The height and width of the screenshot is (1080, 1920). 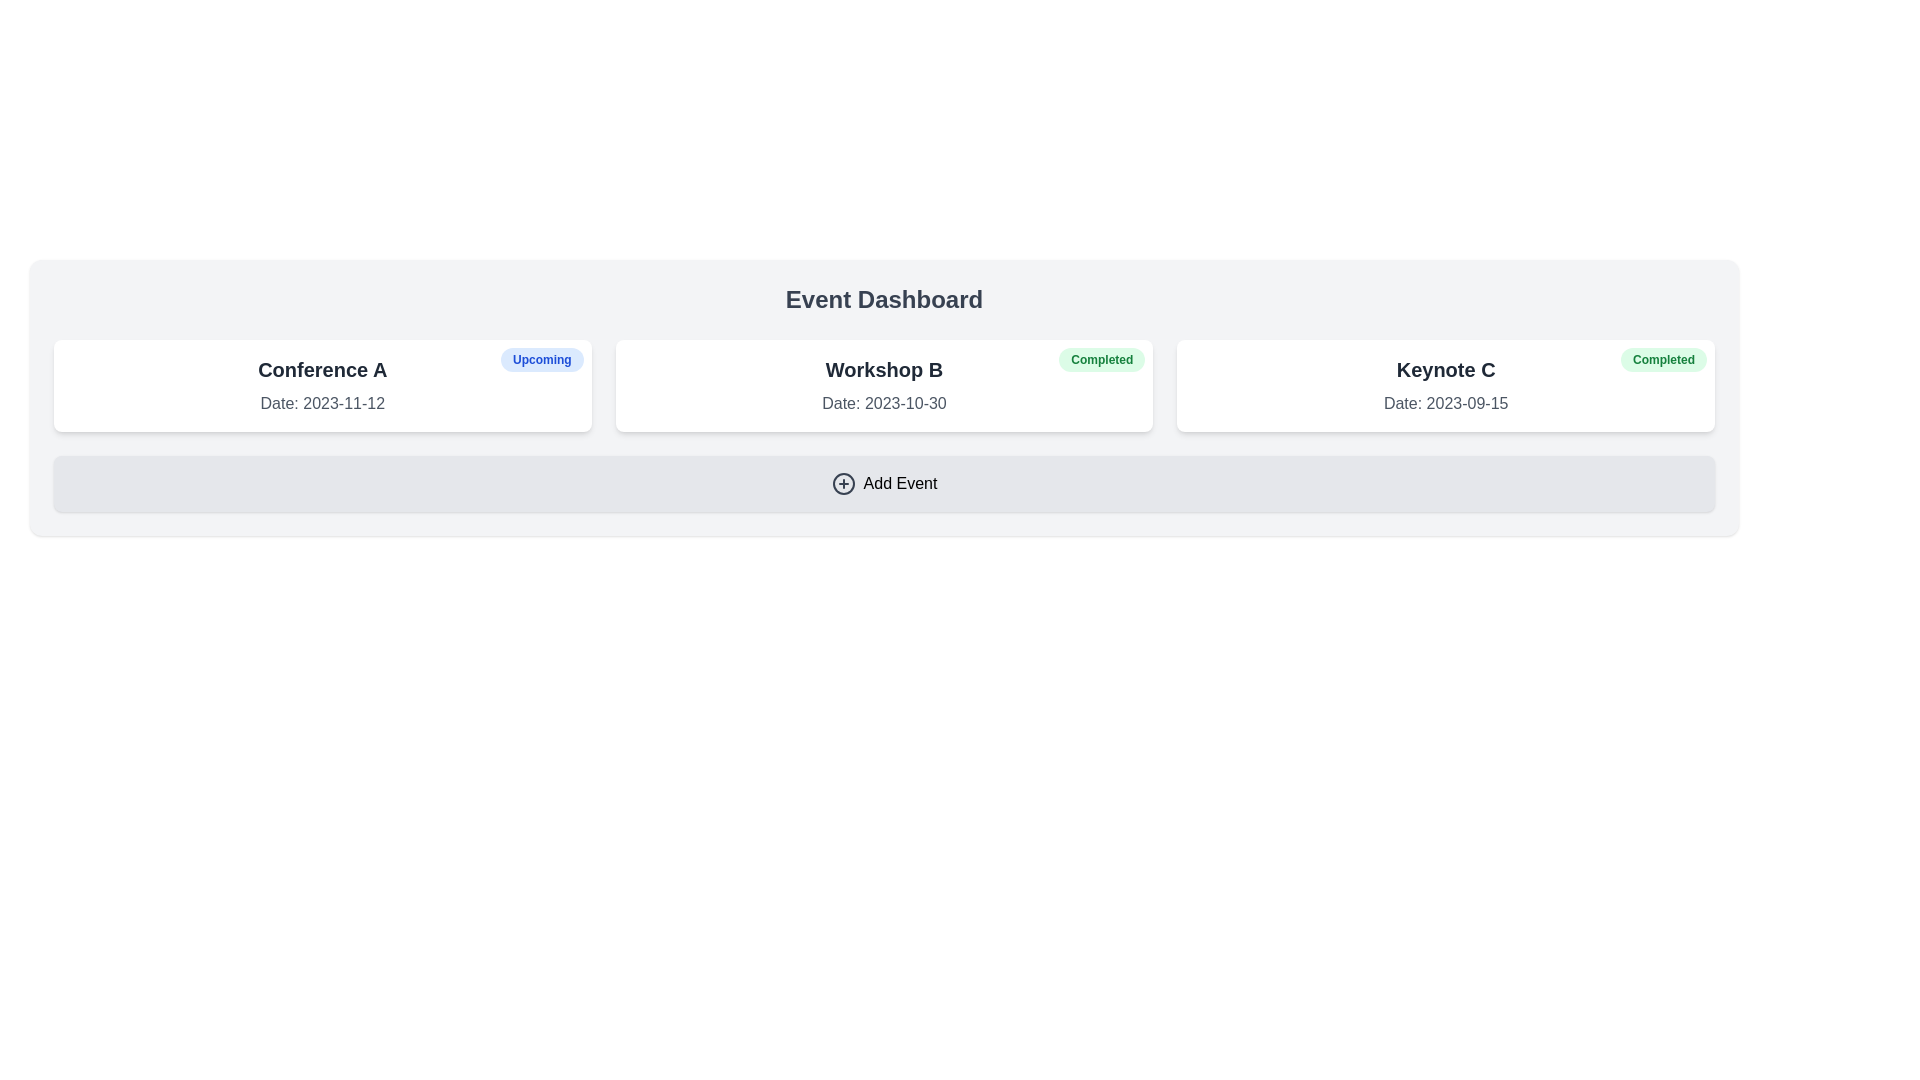 What do you see at coordinates (843, 483) in the screenshot?
I see `the outer circle of the icon that resembles a circle with a plus symbol, located below the 'Add Event' label in the central content section` at bounding box center [843, 483].